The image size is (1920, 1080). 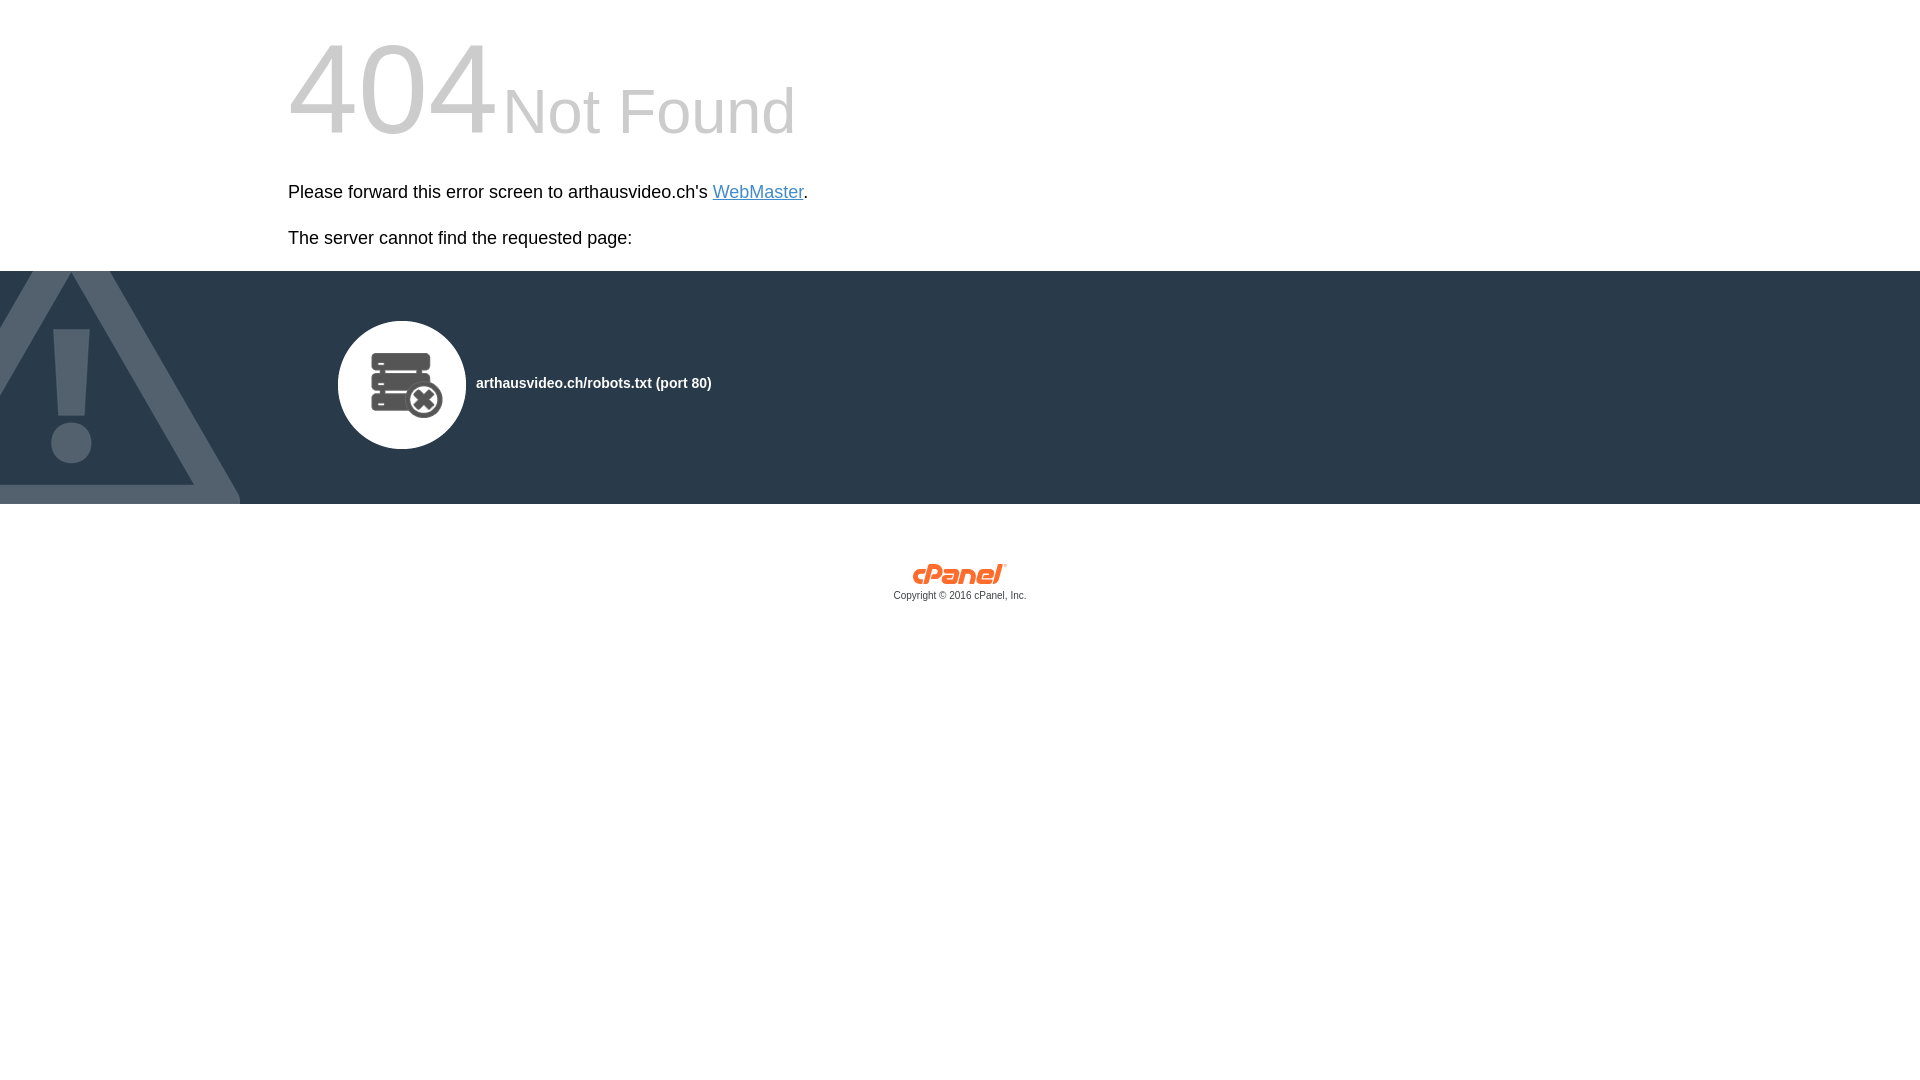 I want to click on 'WebMaster', so click(x=757, y=192).